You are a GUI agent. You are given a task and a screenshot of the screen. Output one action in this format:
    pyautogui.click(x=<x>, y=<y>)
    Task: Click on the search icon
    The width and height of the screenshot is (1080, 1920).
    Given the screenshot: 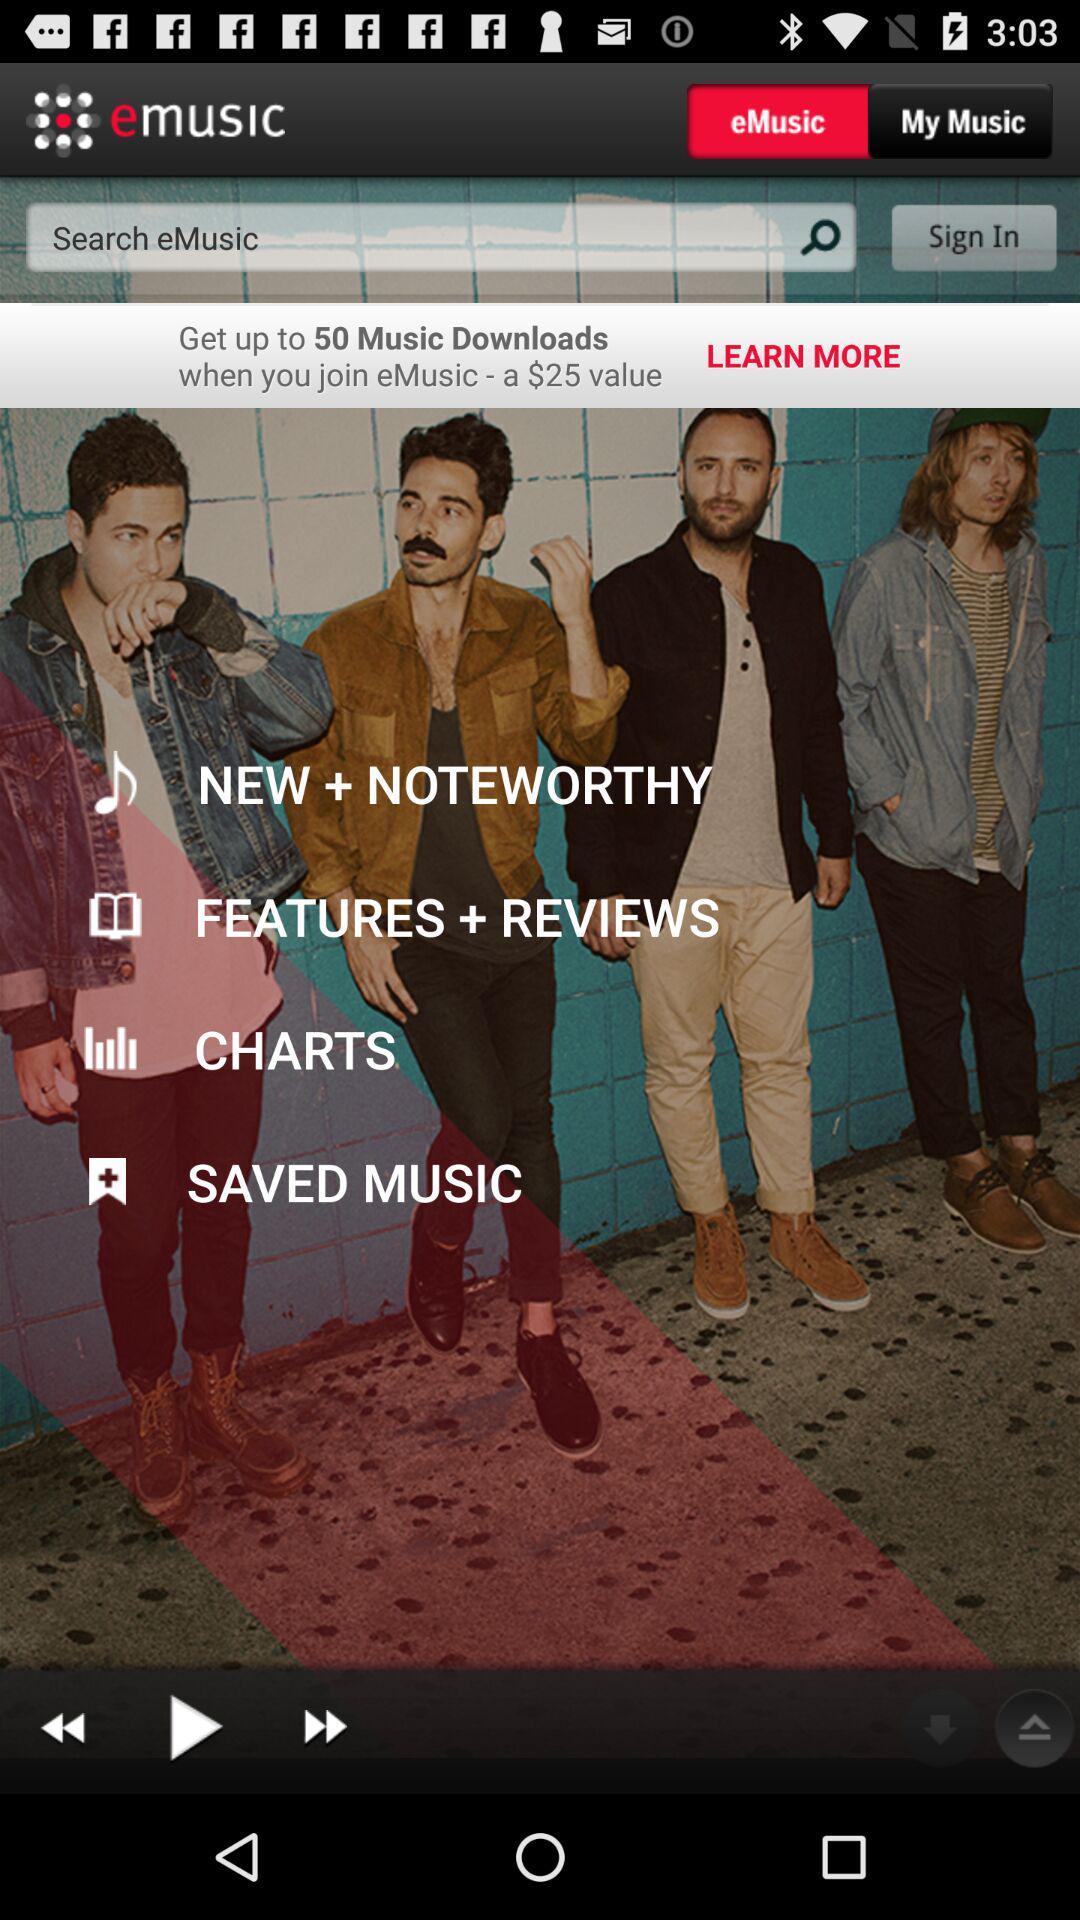 What is the action you would take?
    pyautogui.click(x=817, y=237)
    